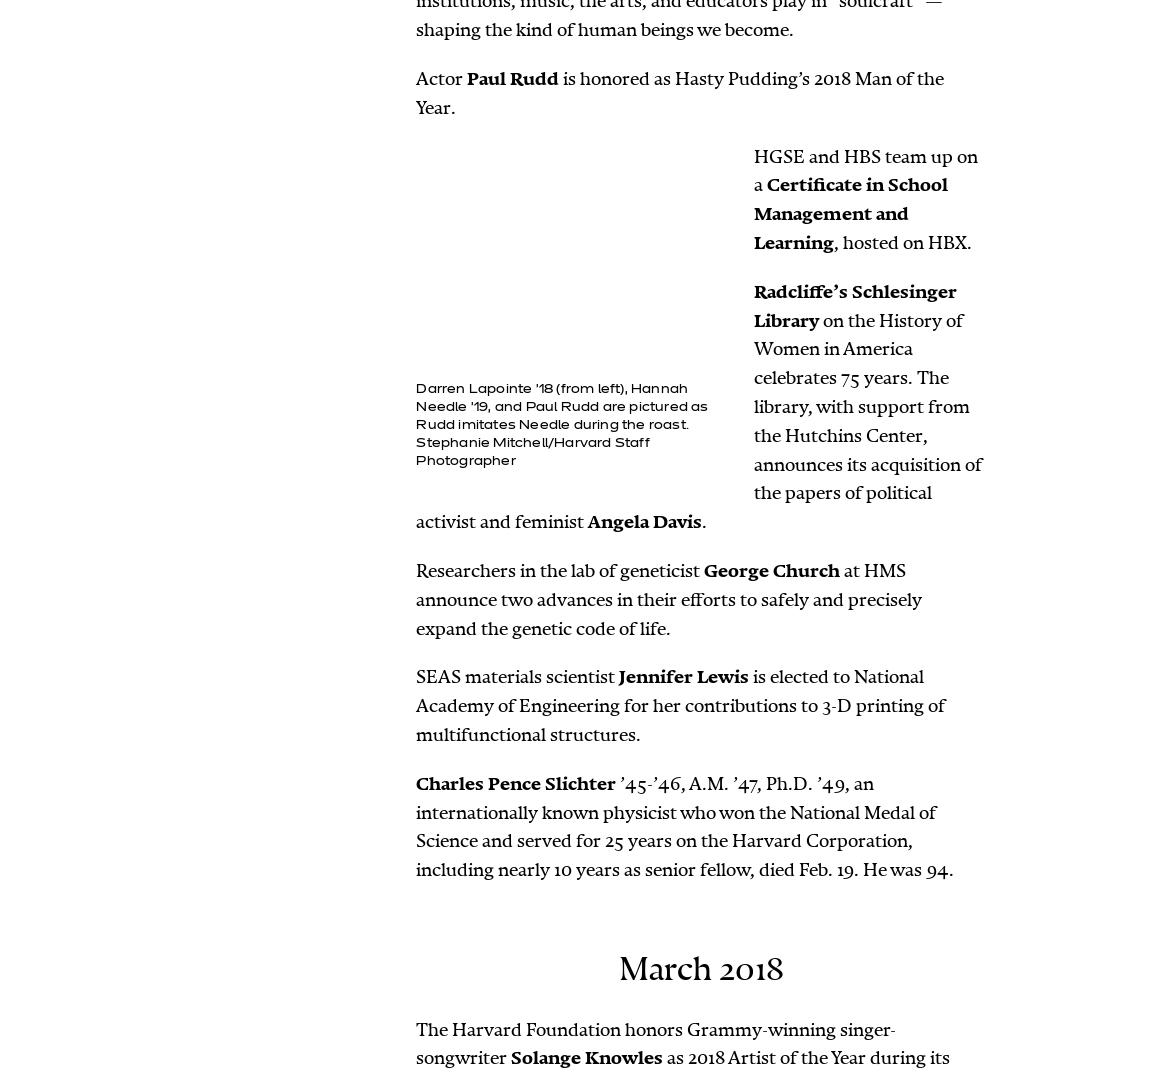 Image resolution: width=1150 pixels, height=1078 pixels. I want to click on 'George Church', so click(769, 570).